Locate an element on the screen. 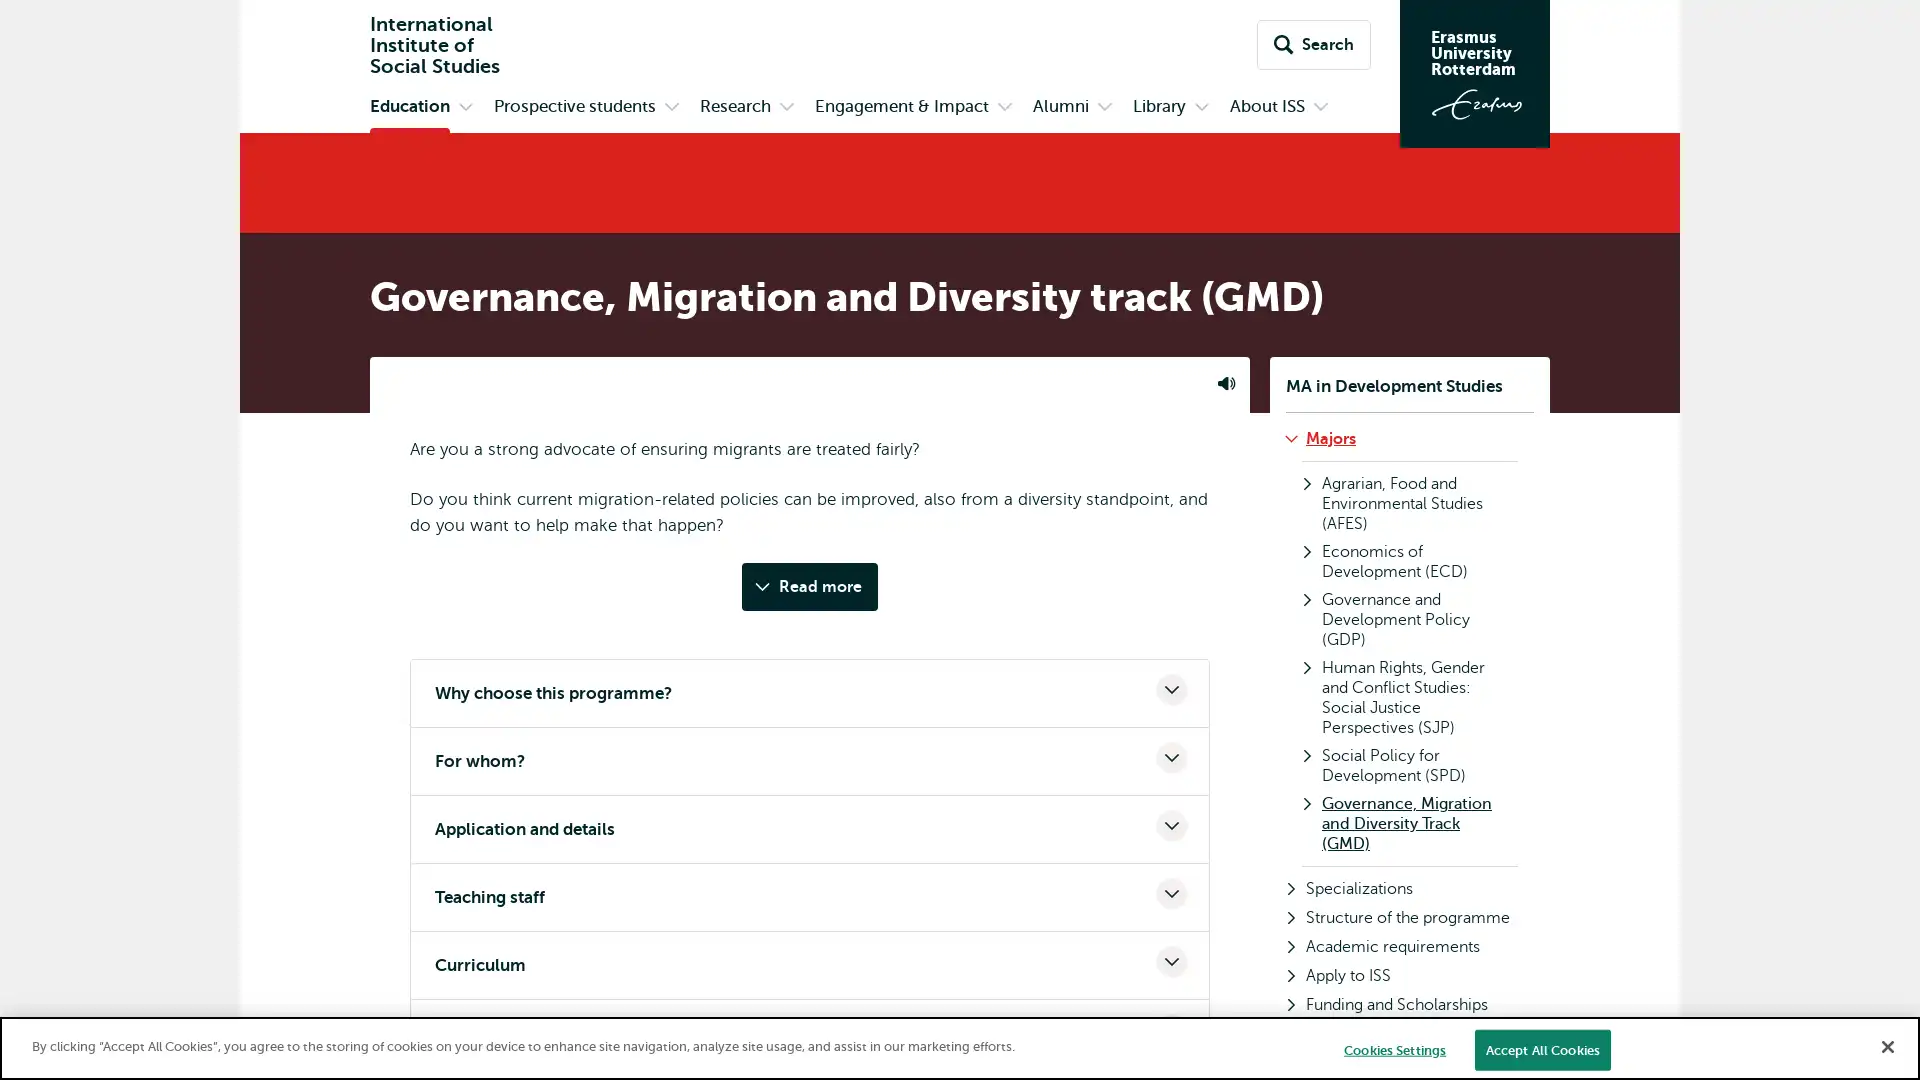  Curriculum is located at coordinates (810, 964).